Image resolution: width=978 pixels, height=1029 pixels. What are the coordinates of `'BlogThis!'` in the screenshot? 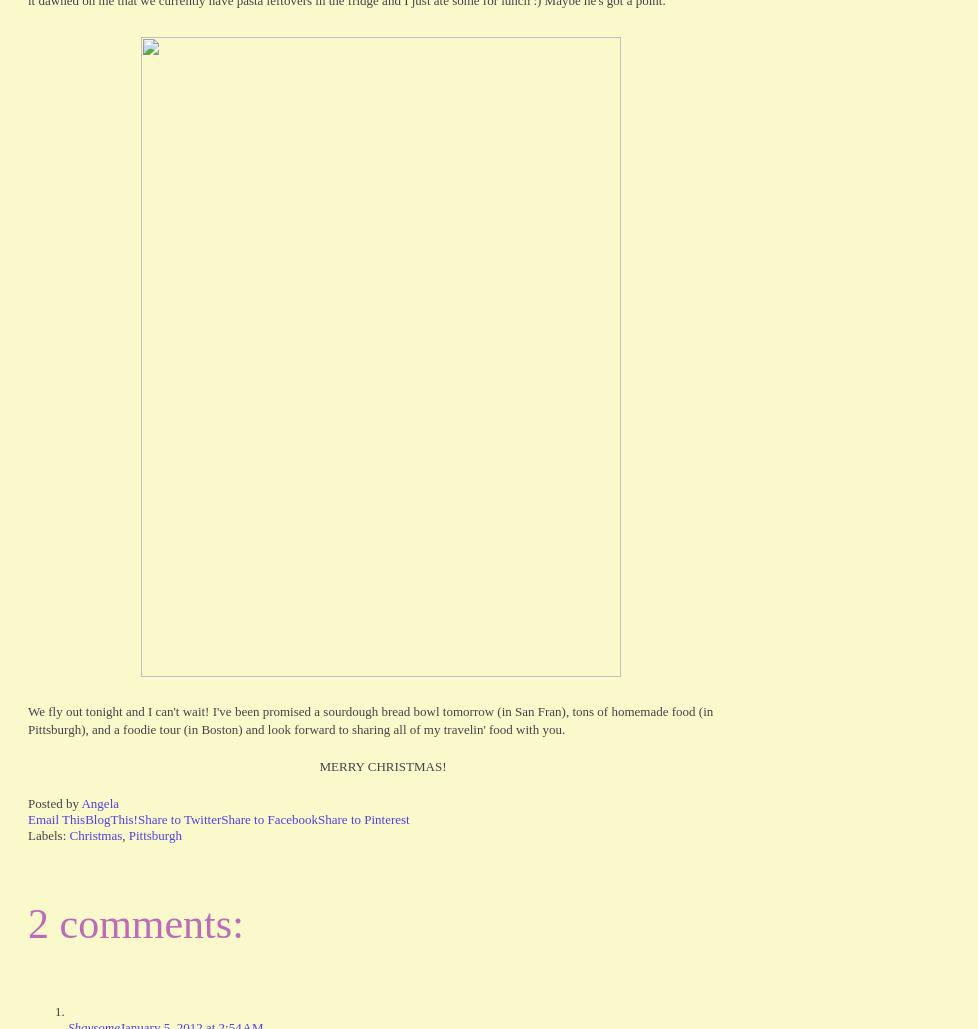 It's located at (111, 818).